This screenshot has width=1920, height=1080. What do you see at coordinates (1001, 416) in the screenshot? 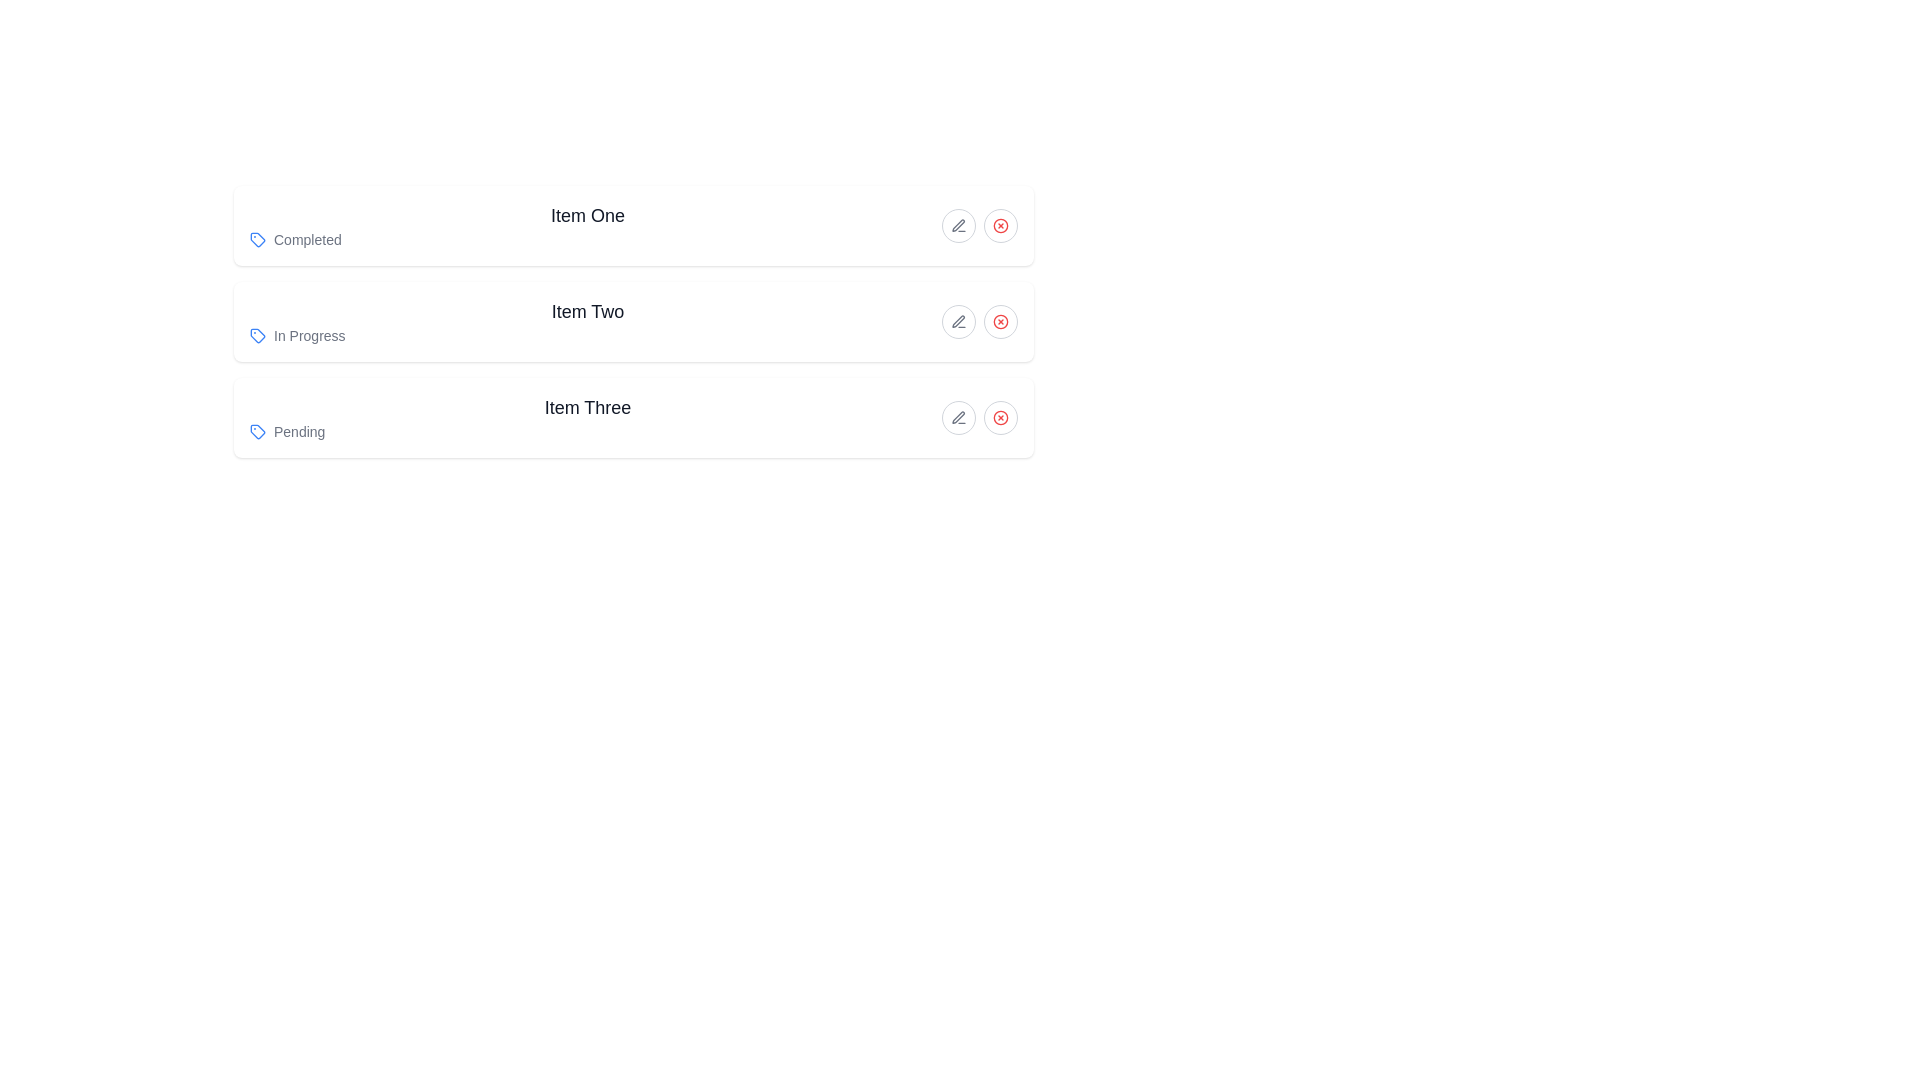
I see `the third delete Icon button located in the rightmost portion of the third row` at bounding box center [1001, 416].